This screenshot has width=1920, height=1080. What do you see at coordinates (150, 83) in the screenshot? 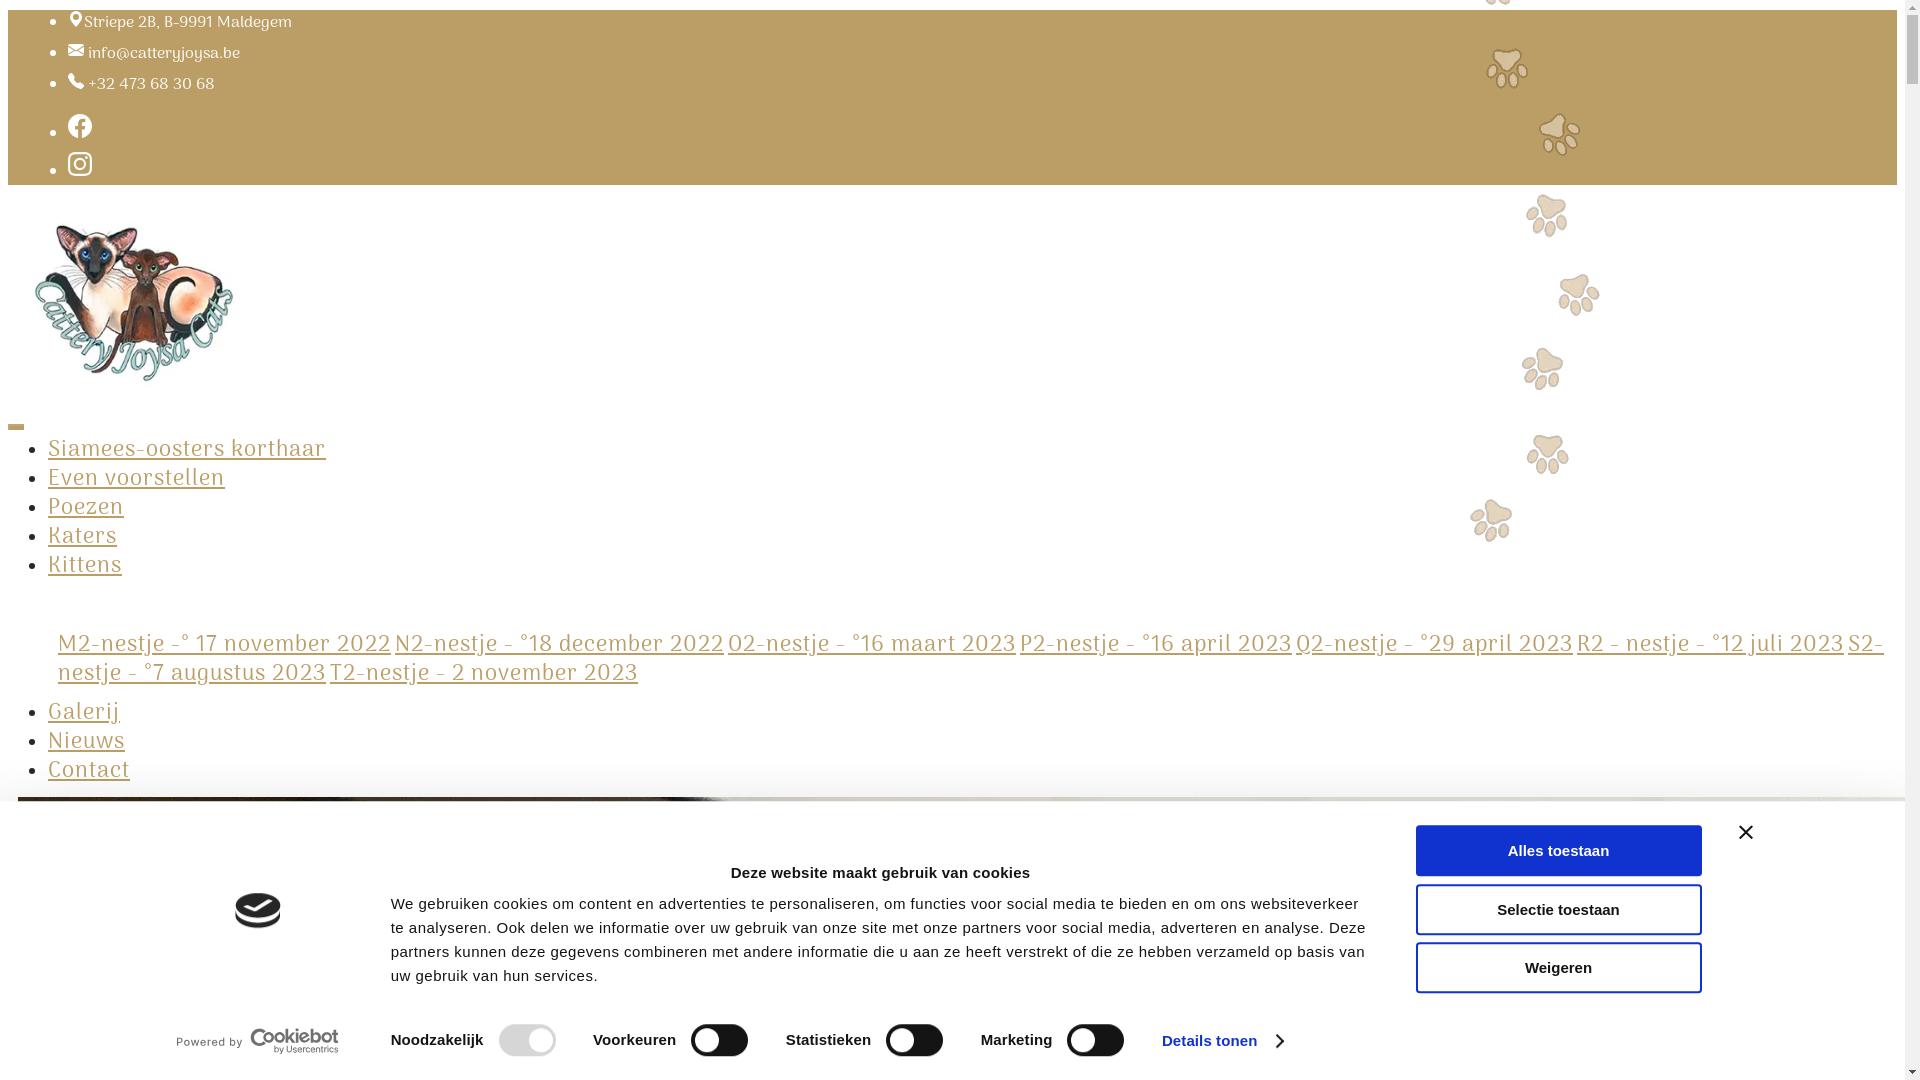
I see `'+32 473 68 30 68'` at bounding box center [150, 83].